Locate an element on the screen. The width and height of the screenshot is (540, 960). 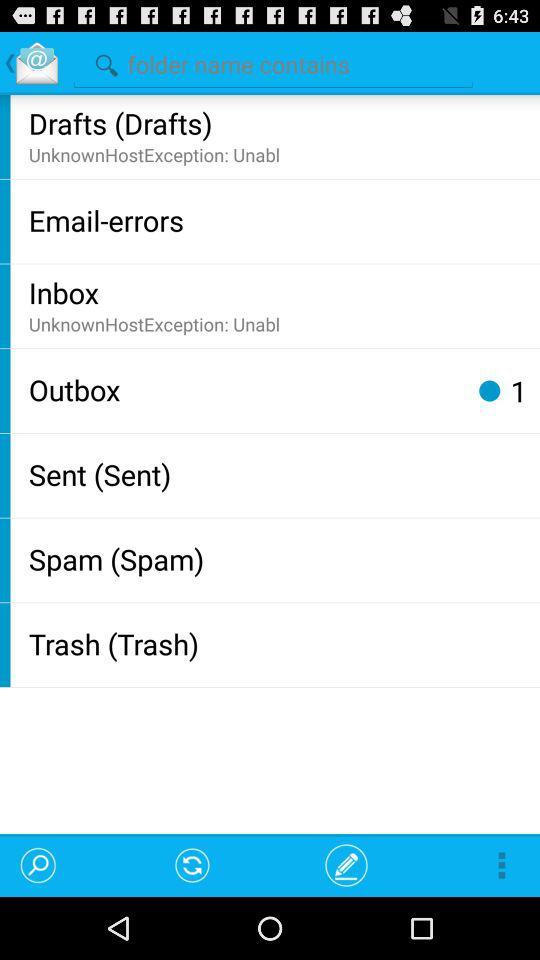
word s to search is located at coordinates (272, 61).